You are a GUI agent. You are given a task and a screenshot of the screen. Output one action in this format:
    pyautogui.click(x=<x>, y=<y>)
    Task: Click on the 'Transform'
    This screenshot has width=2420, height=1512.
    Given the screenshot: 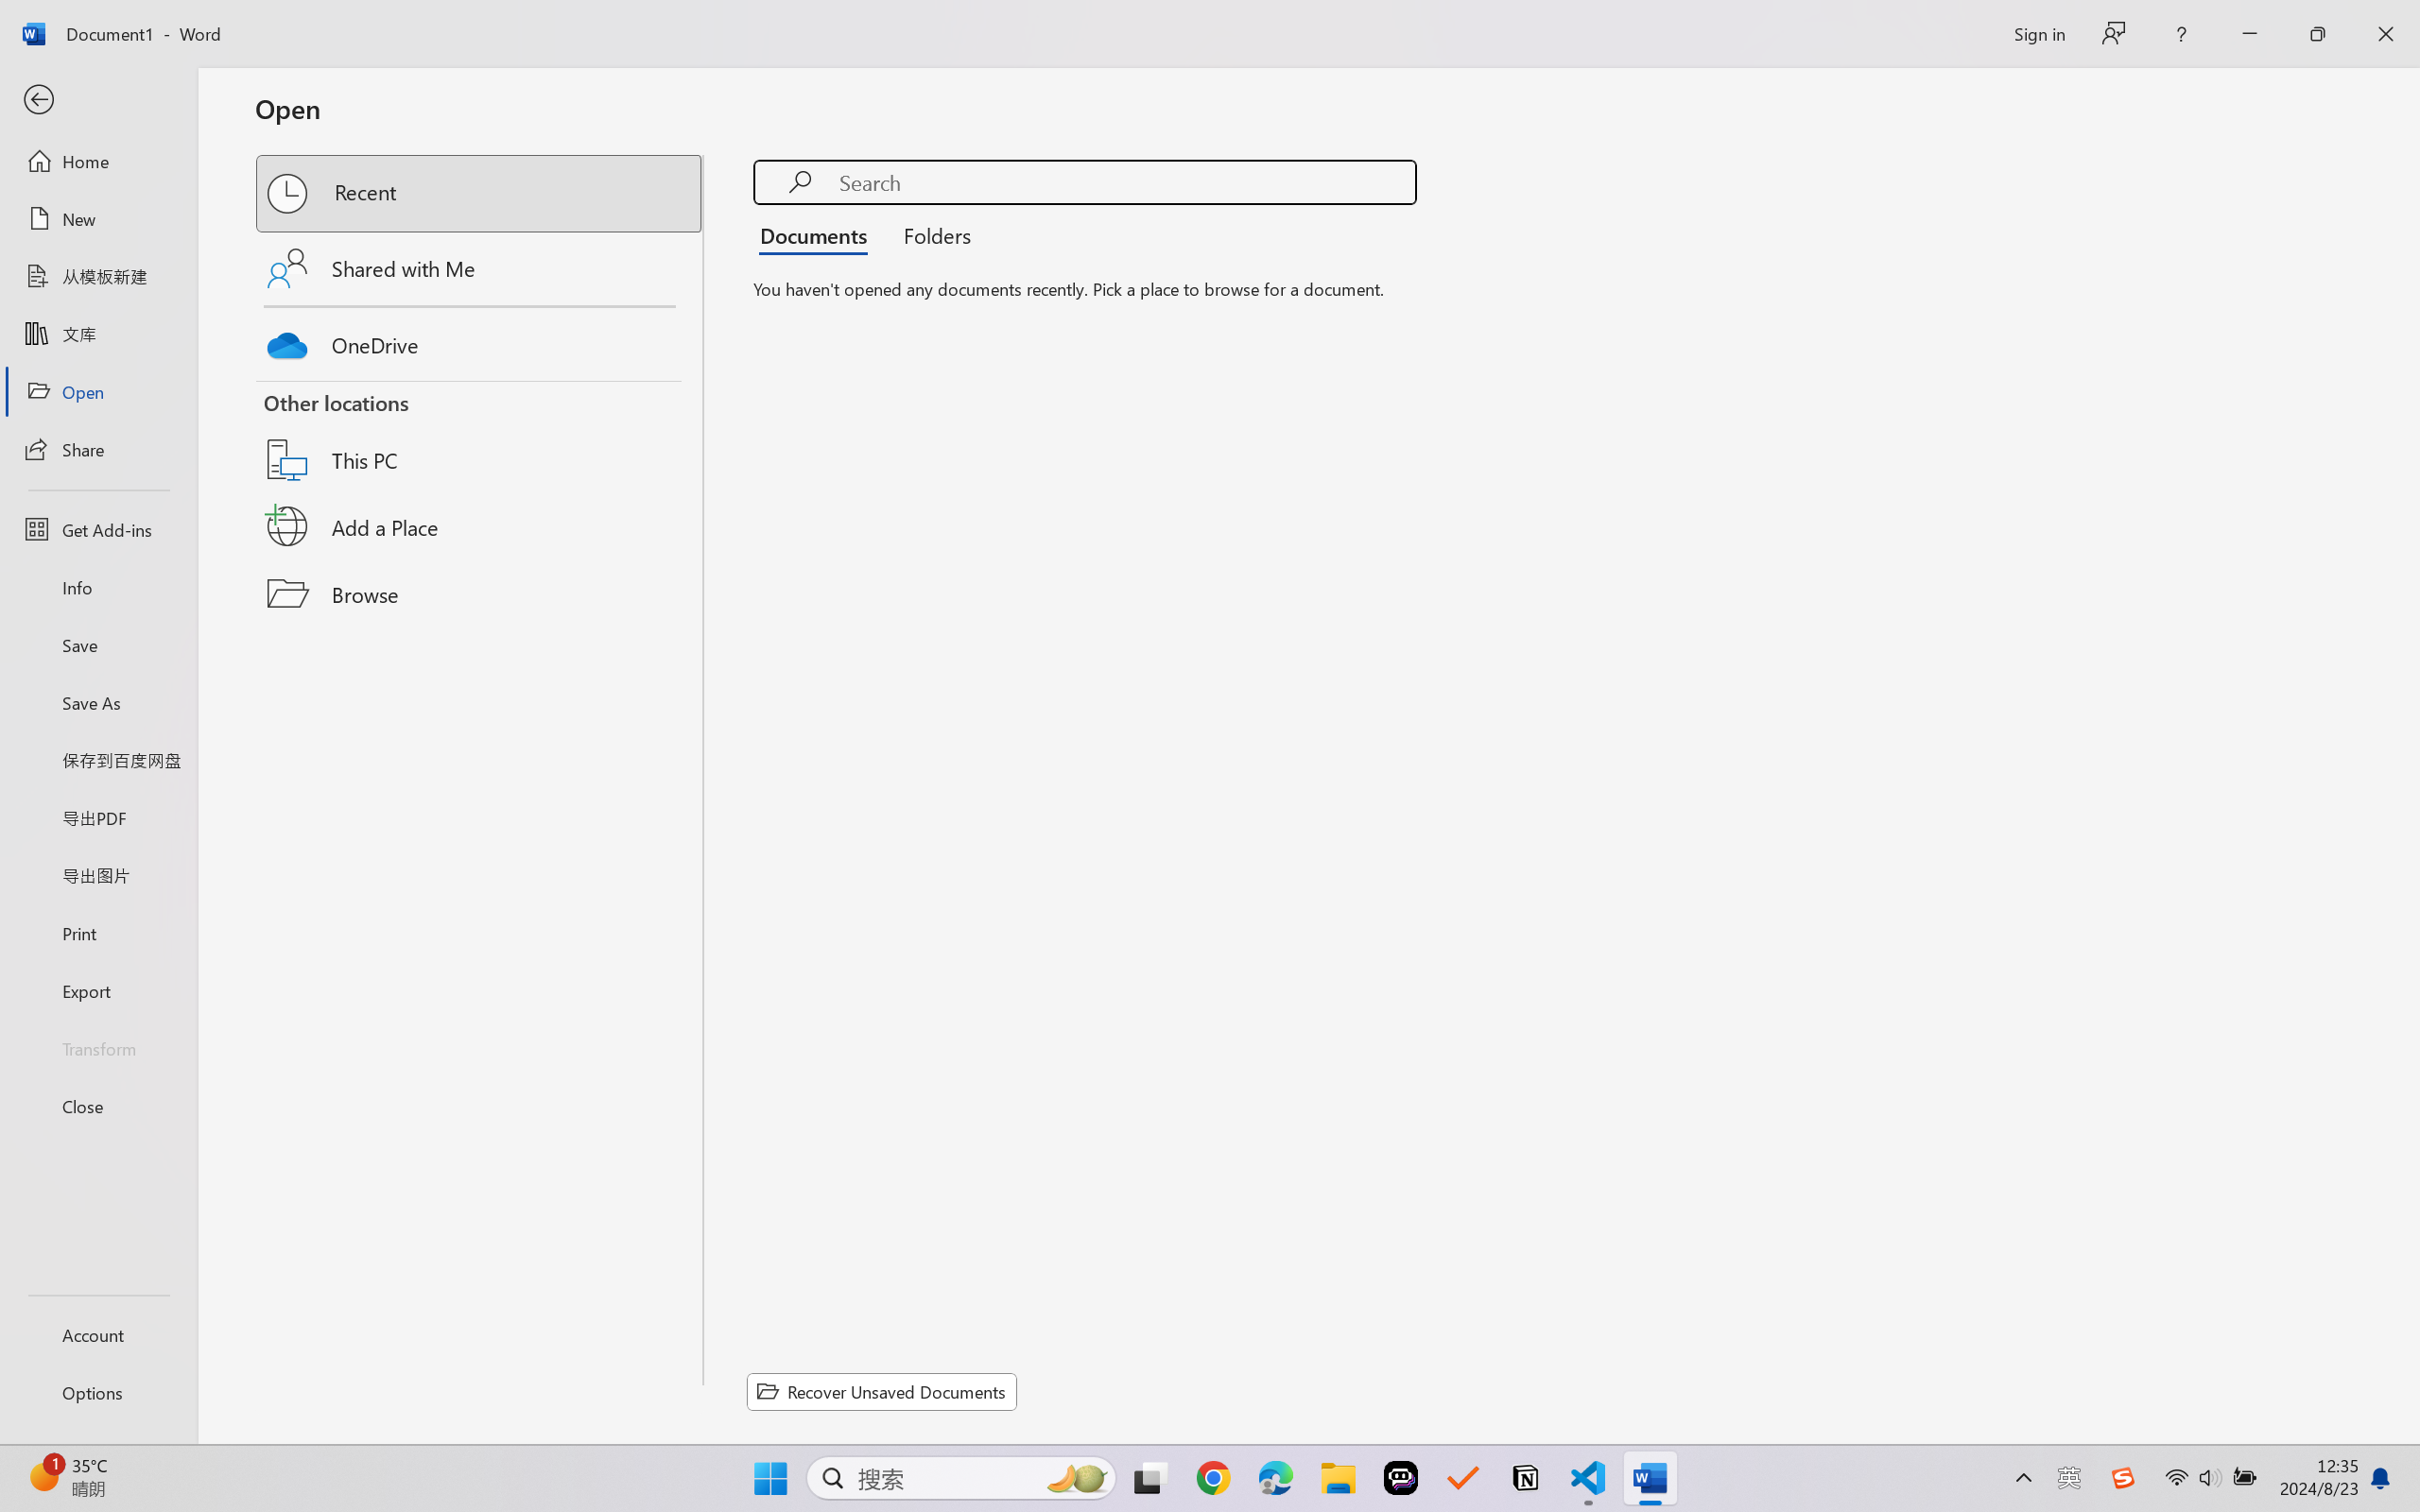 What is the action you would take?
    pyautogui.click(x=97, y=1046)
    